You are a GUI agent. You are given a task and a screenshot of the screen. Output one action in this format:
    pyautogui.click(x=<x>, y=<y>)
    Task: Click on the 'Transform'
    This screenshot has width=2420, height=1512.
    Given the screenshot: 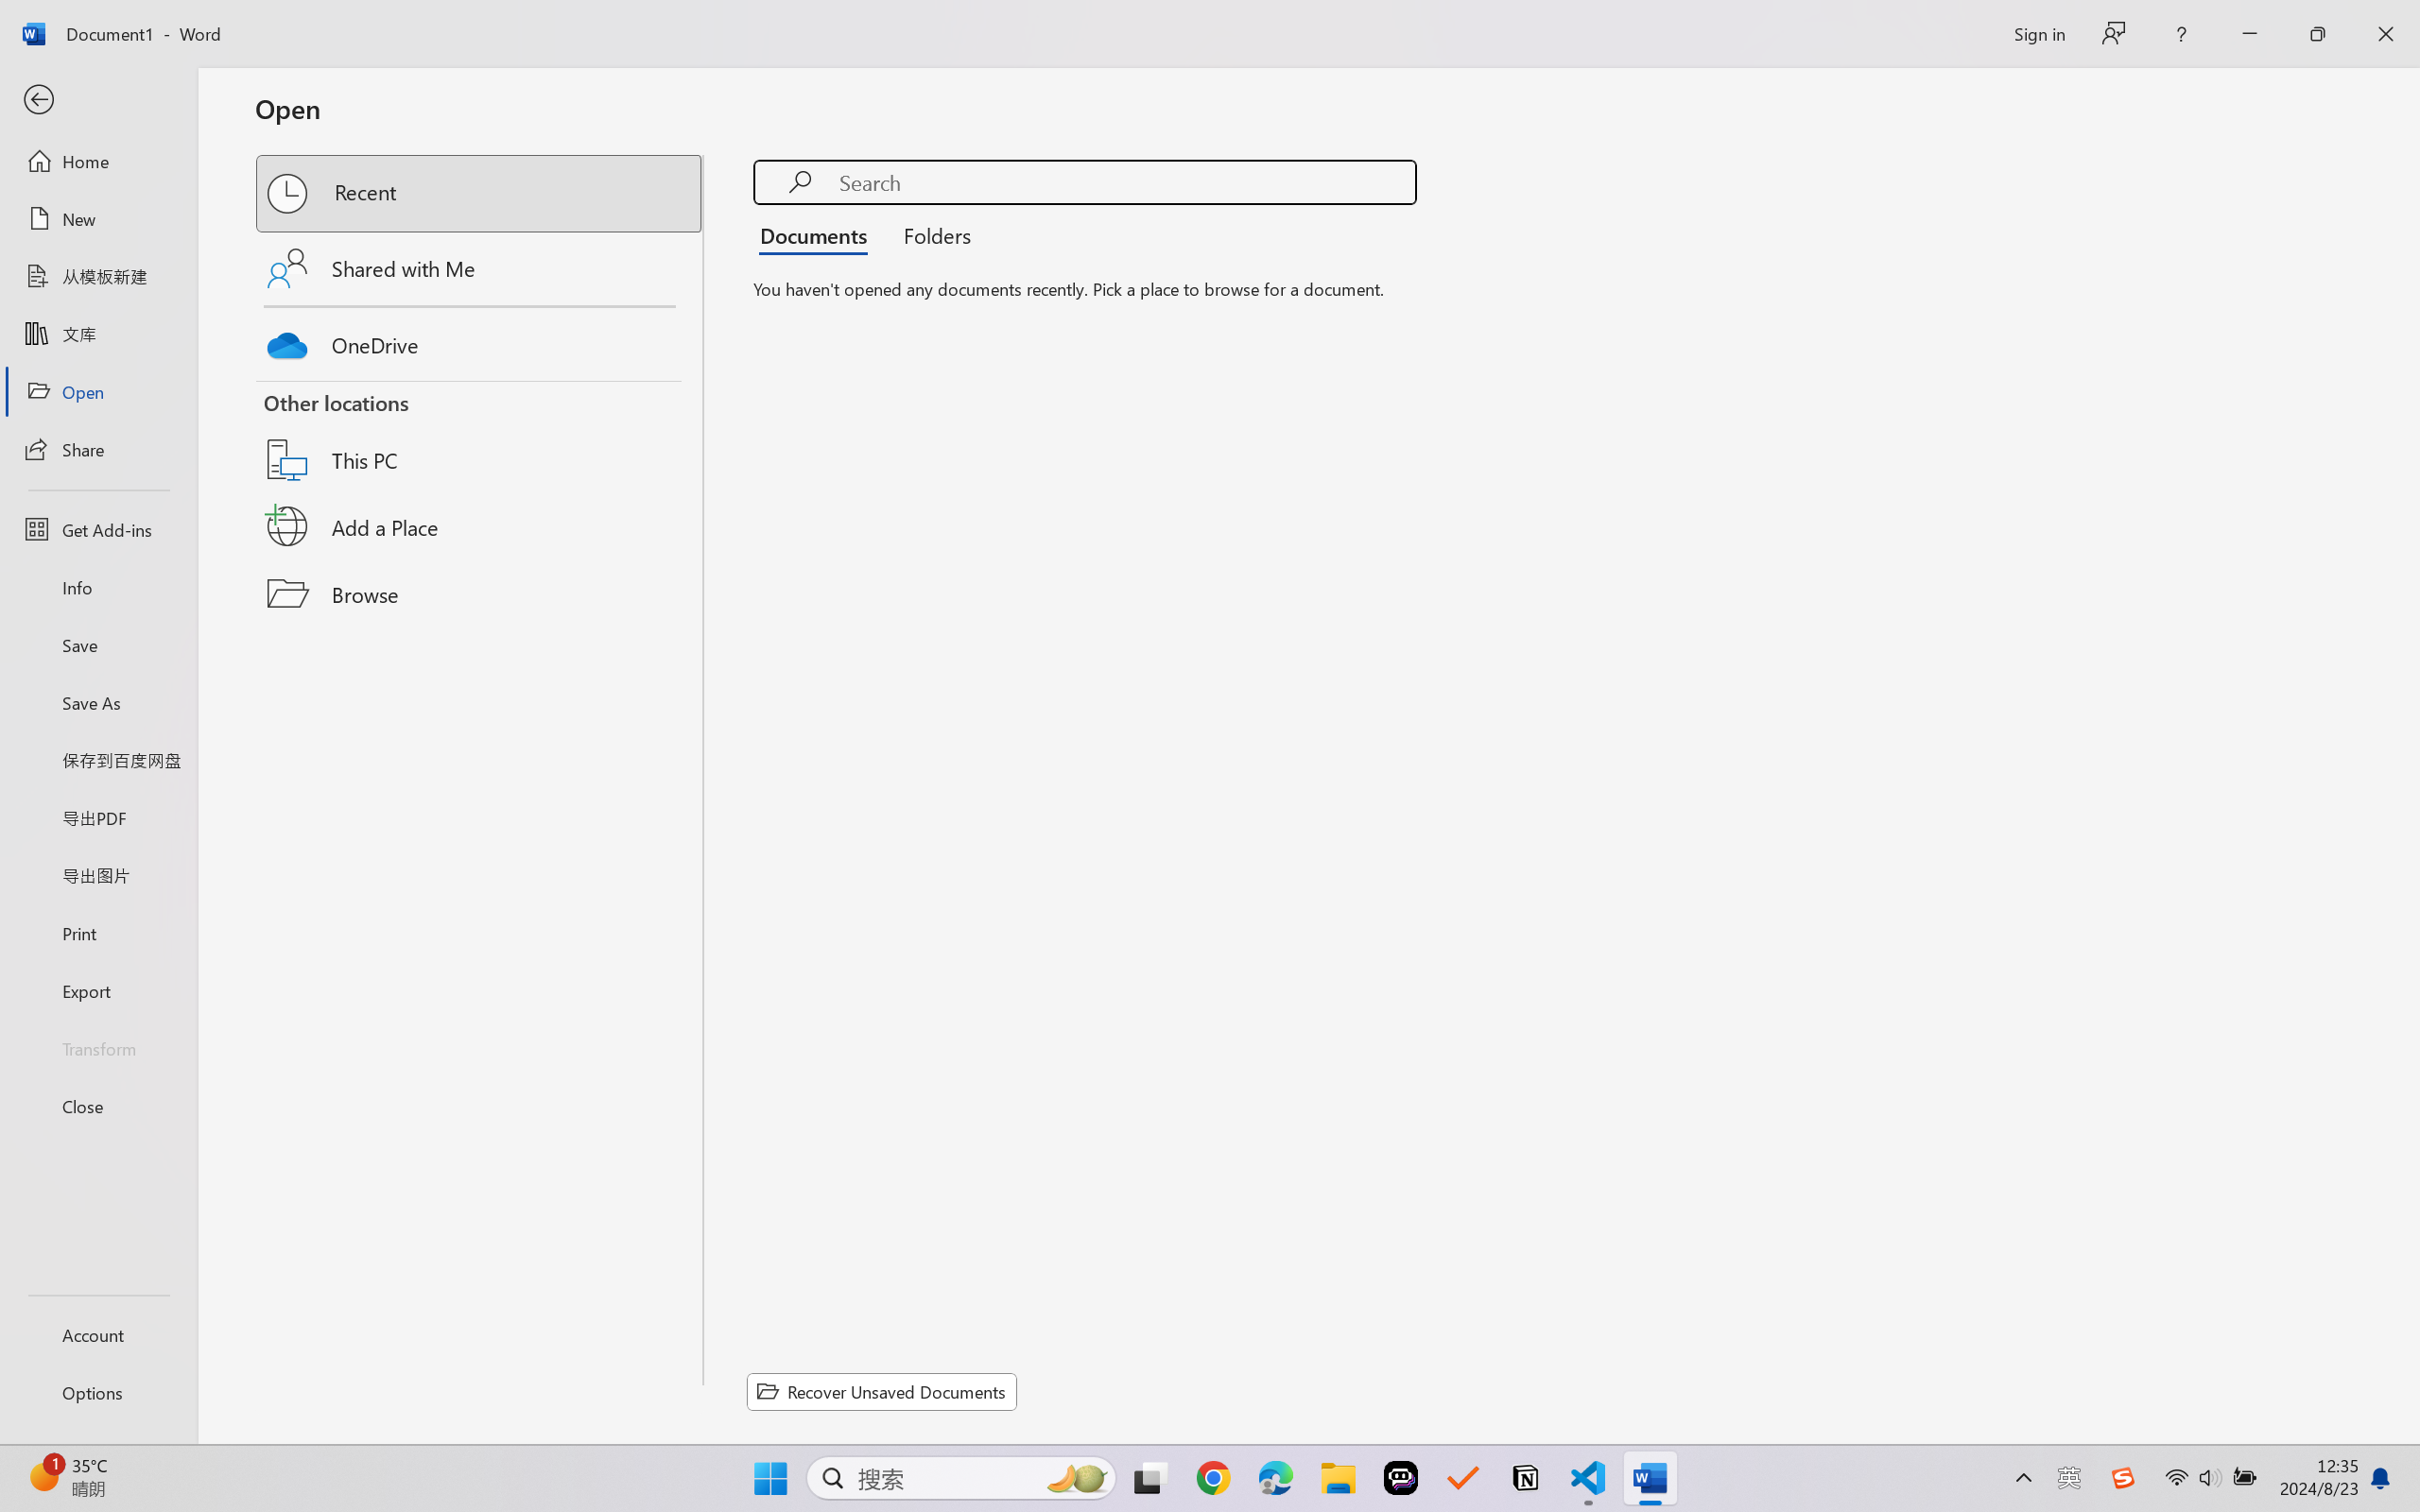 What is the action you would take?
    pyautogui.click(x=97, y=1046)
    